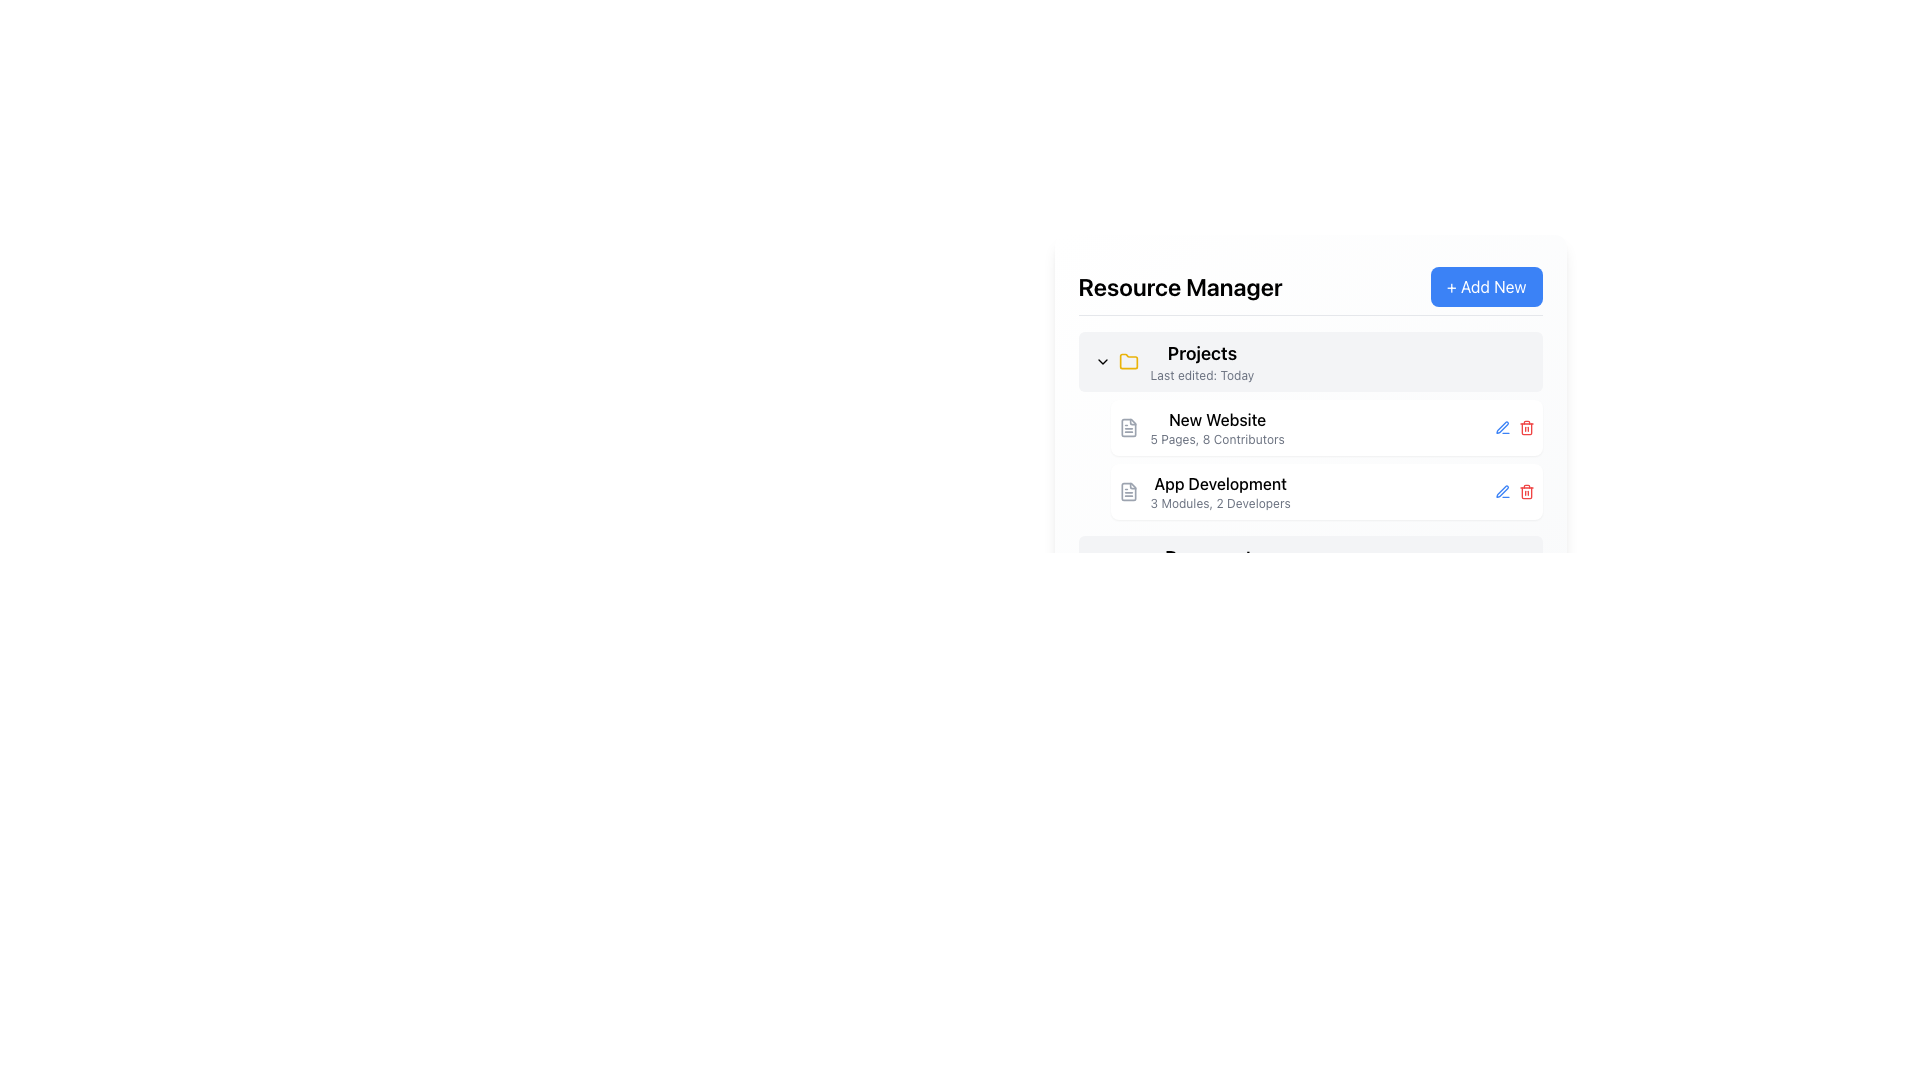 The image size is (1920, 1080). I want to click on the project entry in the list-like component, so click(1326, 459).